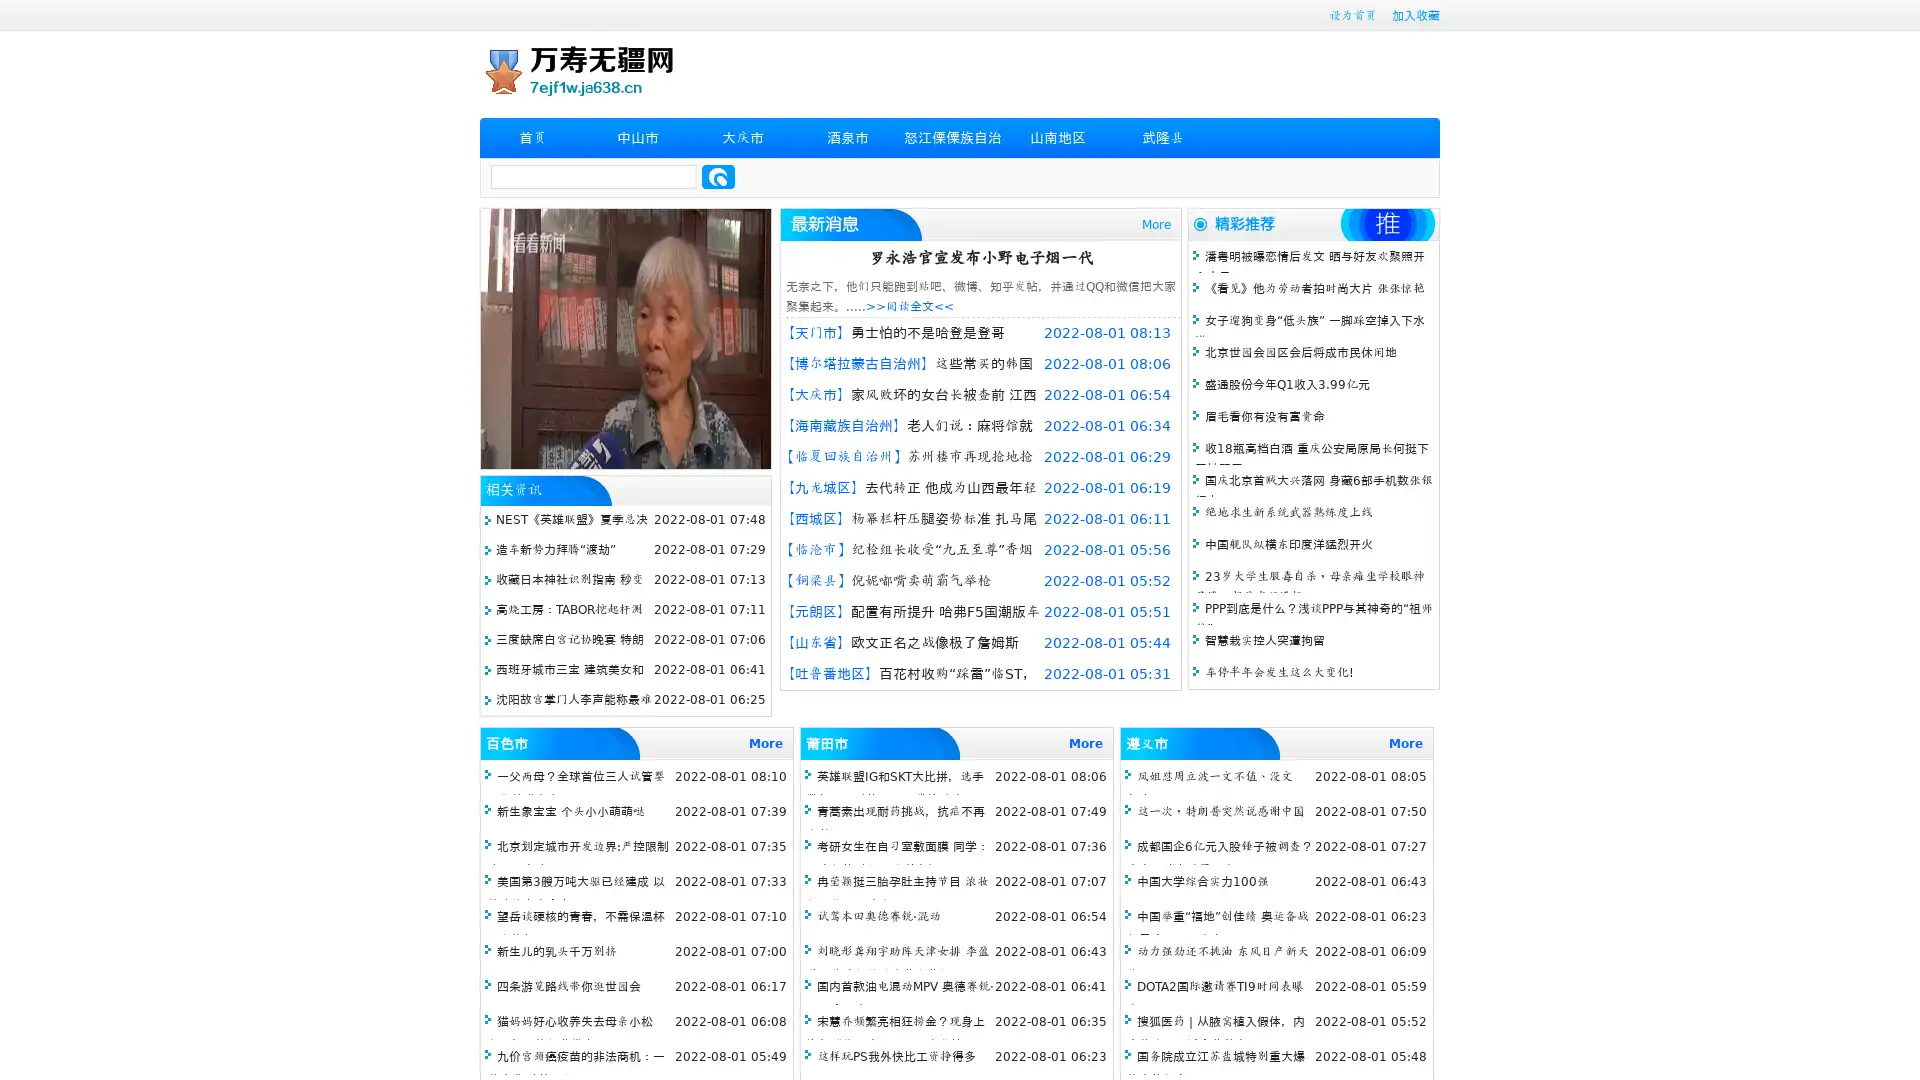 The height and width of the screenshot is (1080, 1920). Describe the element at coordinates (718, 176) in the screenshot. I see `Search` at that location.